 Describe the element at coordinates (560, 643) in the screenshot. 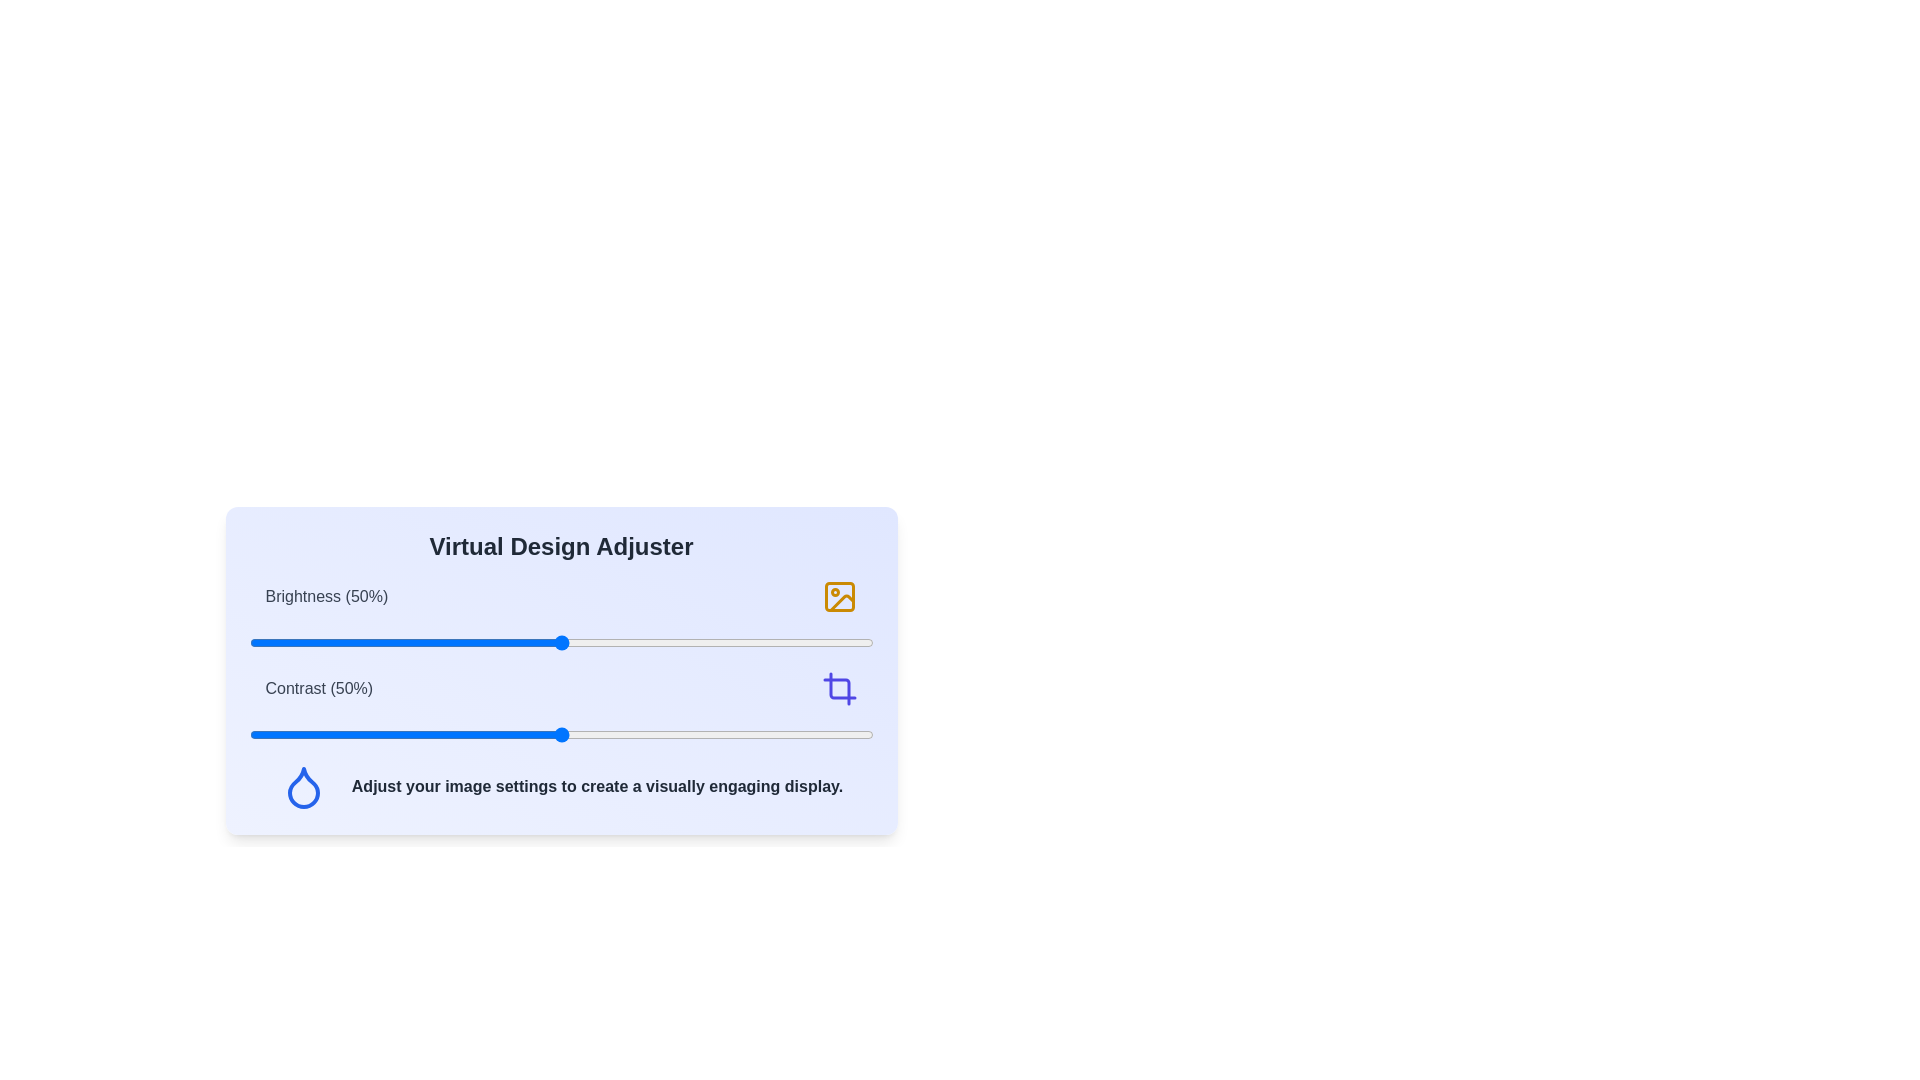

I see `the brightness slider to focus it for keyboard-based adjustments` at that location.